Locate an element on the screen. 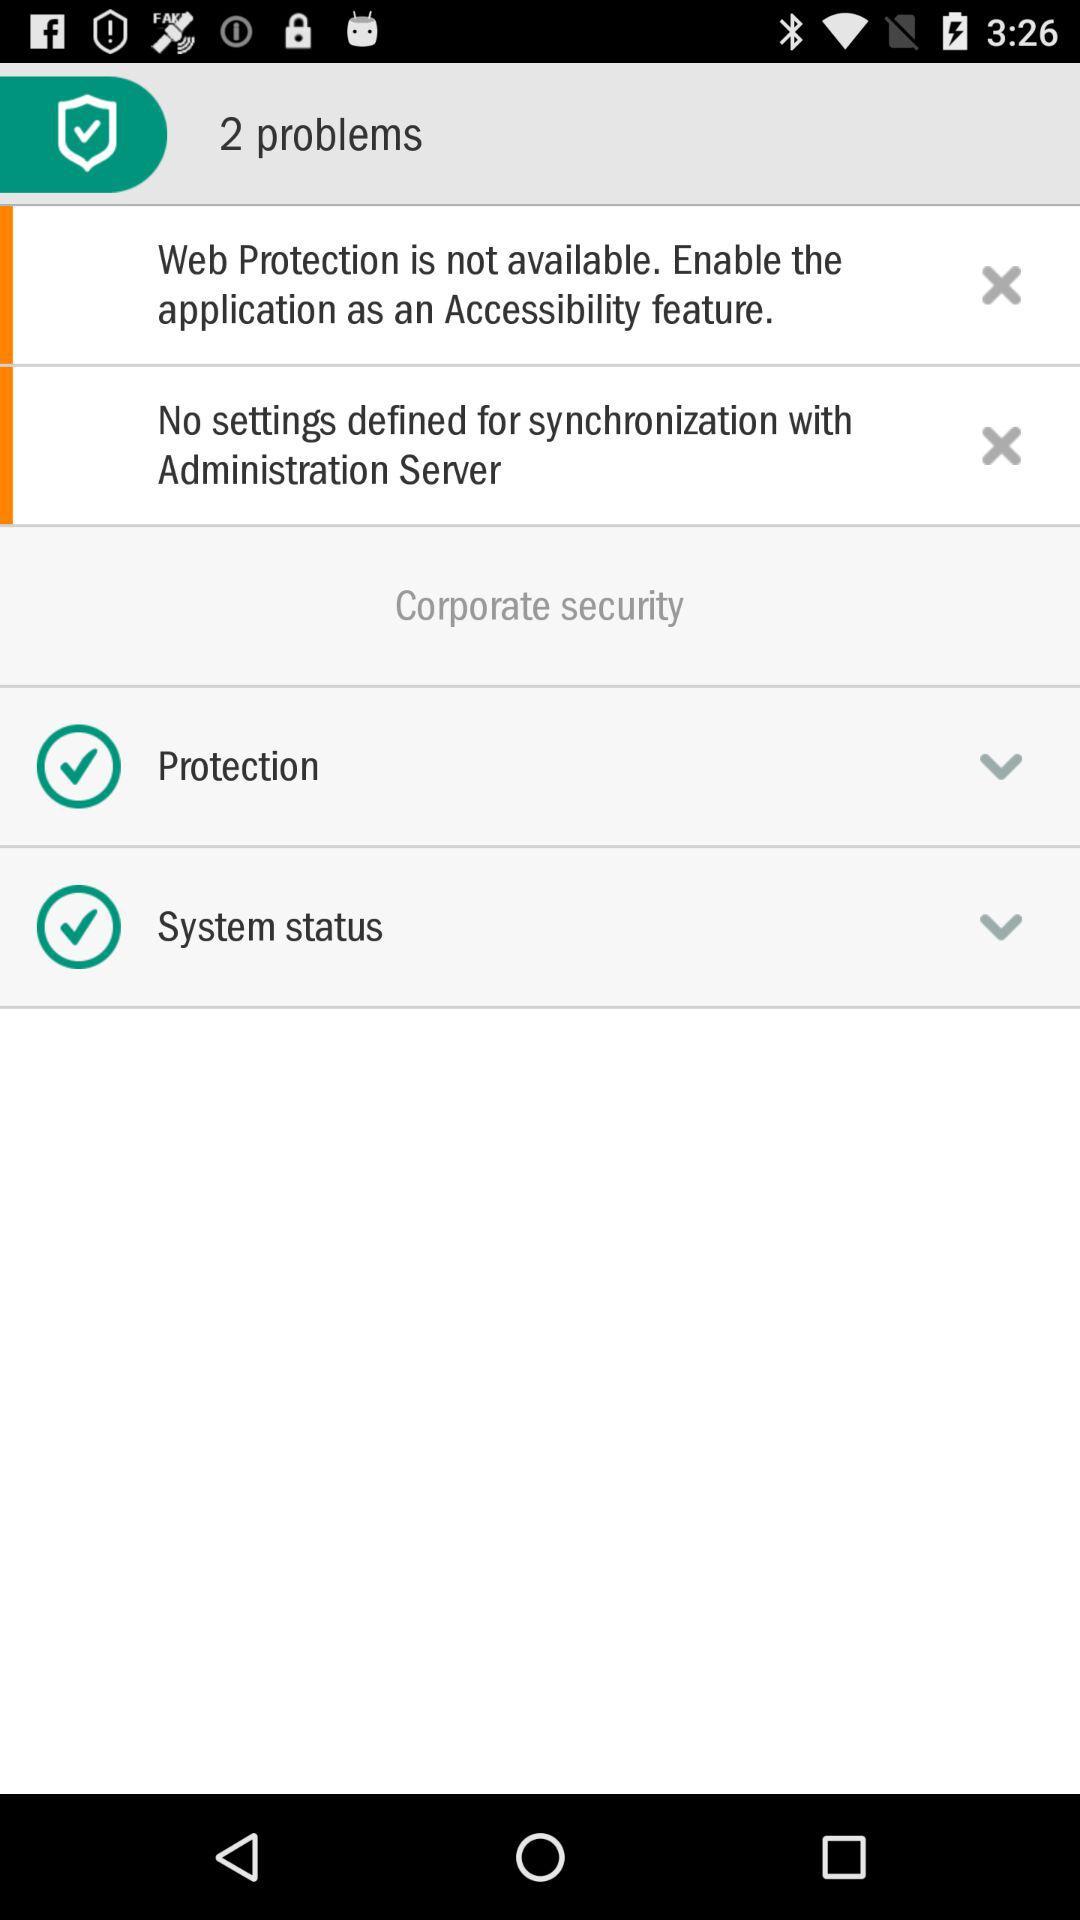 The width and height of the screenshot is (1080, 1920). the web protection is icon is located at coordinates (540, 283).